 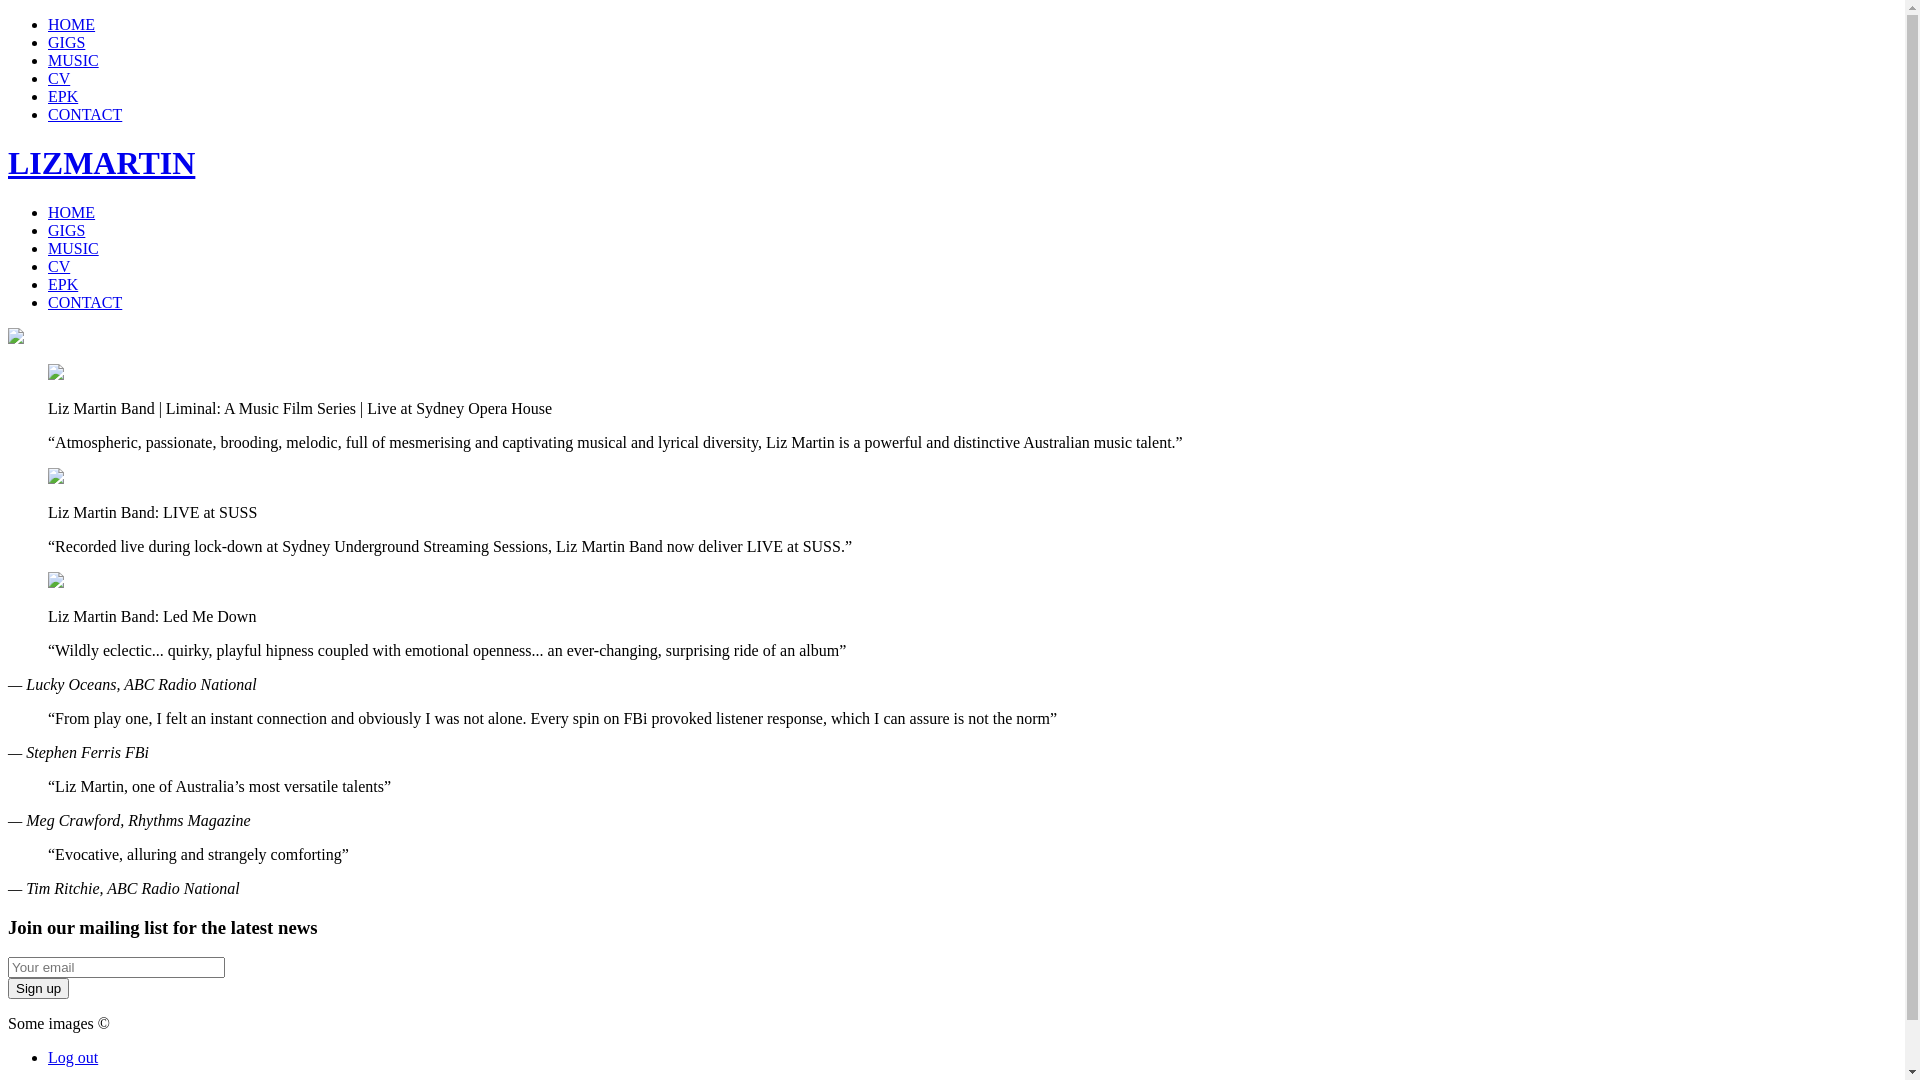 What do you see at coordinates (66, 229) in the screenshot?
I see `'GIGS'` at bounding box center [66, 229].